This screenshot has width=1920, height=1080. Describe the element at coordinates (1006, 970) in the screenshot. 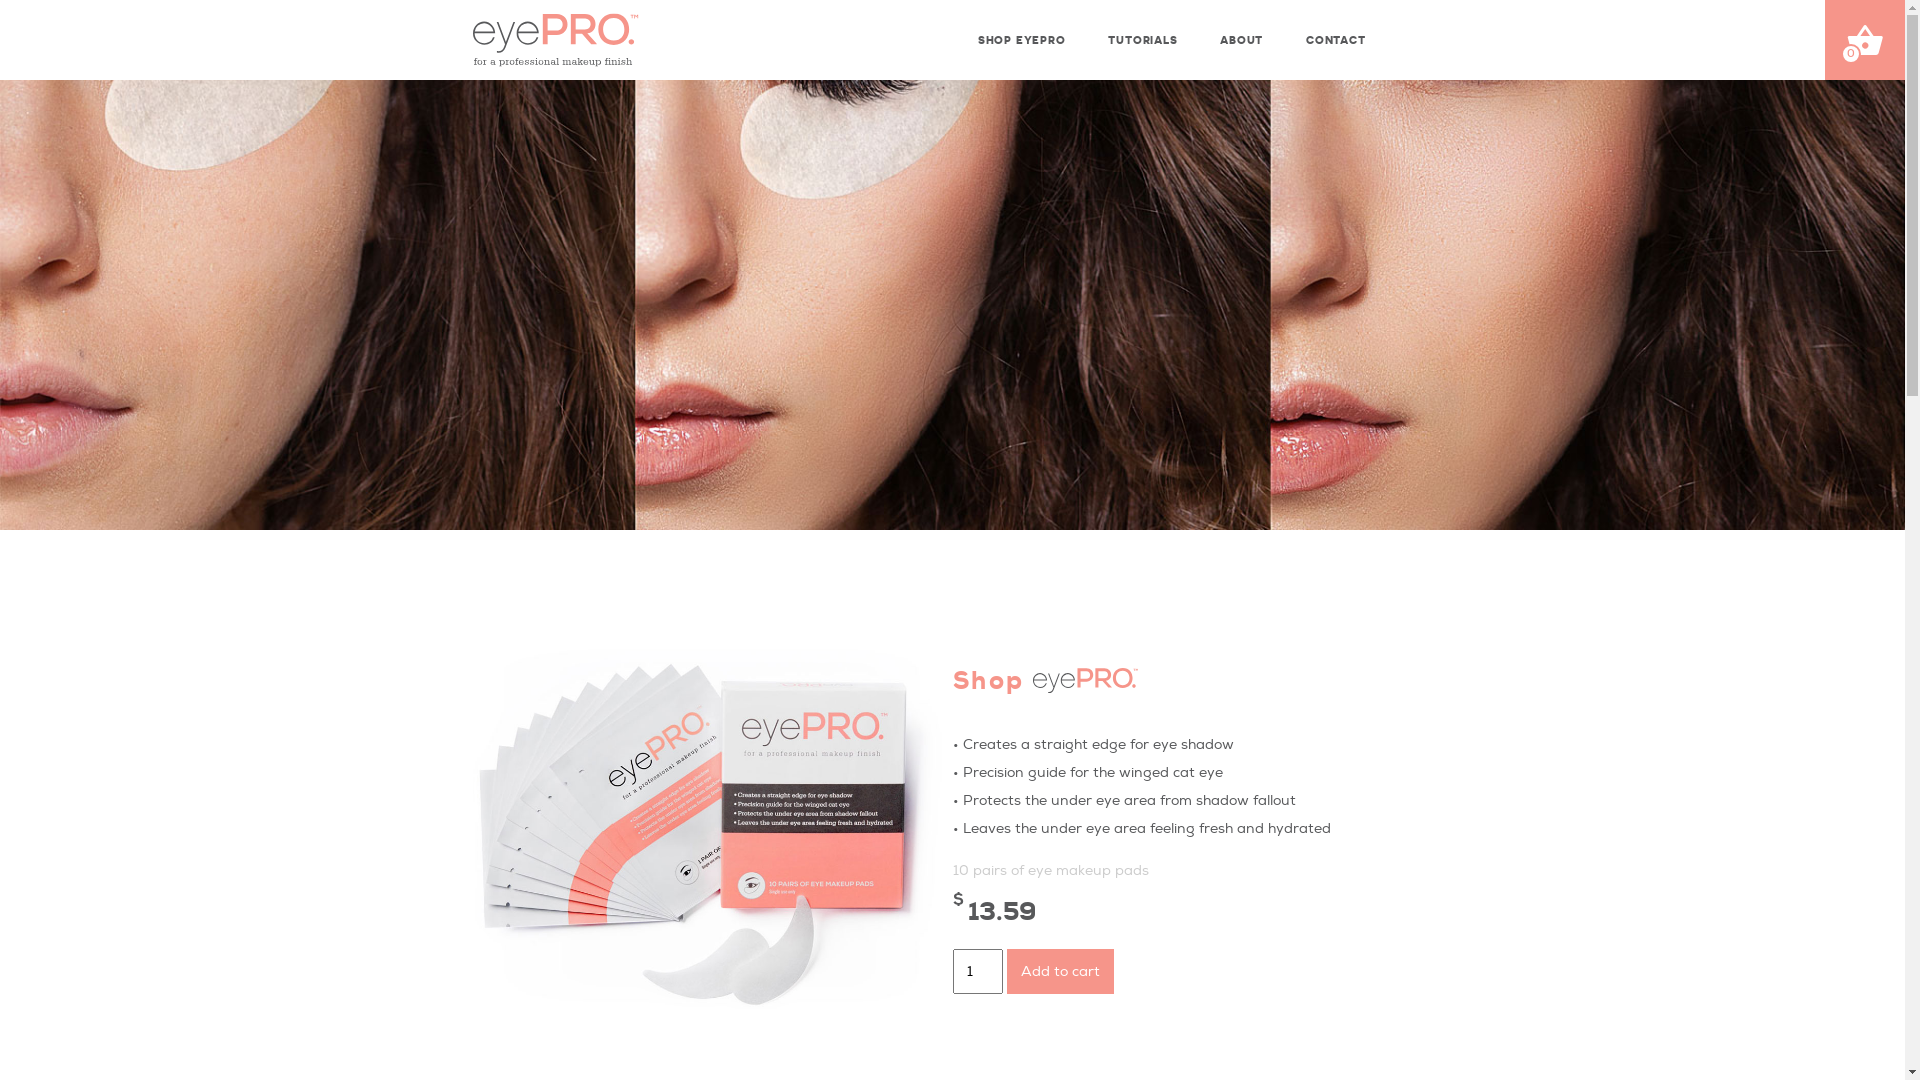

I see `'Add to cart'` at that location.